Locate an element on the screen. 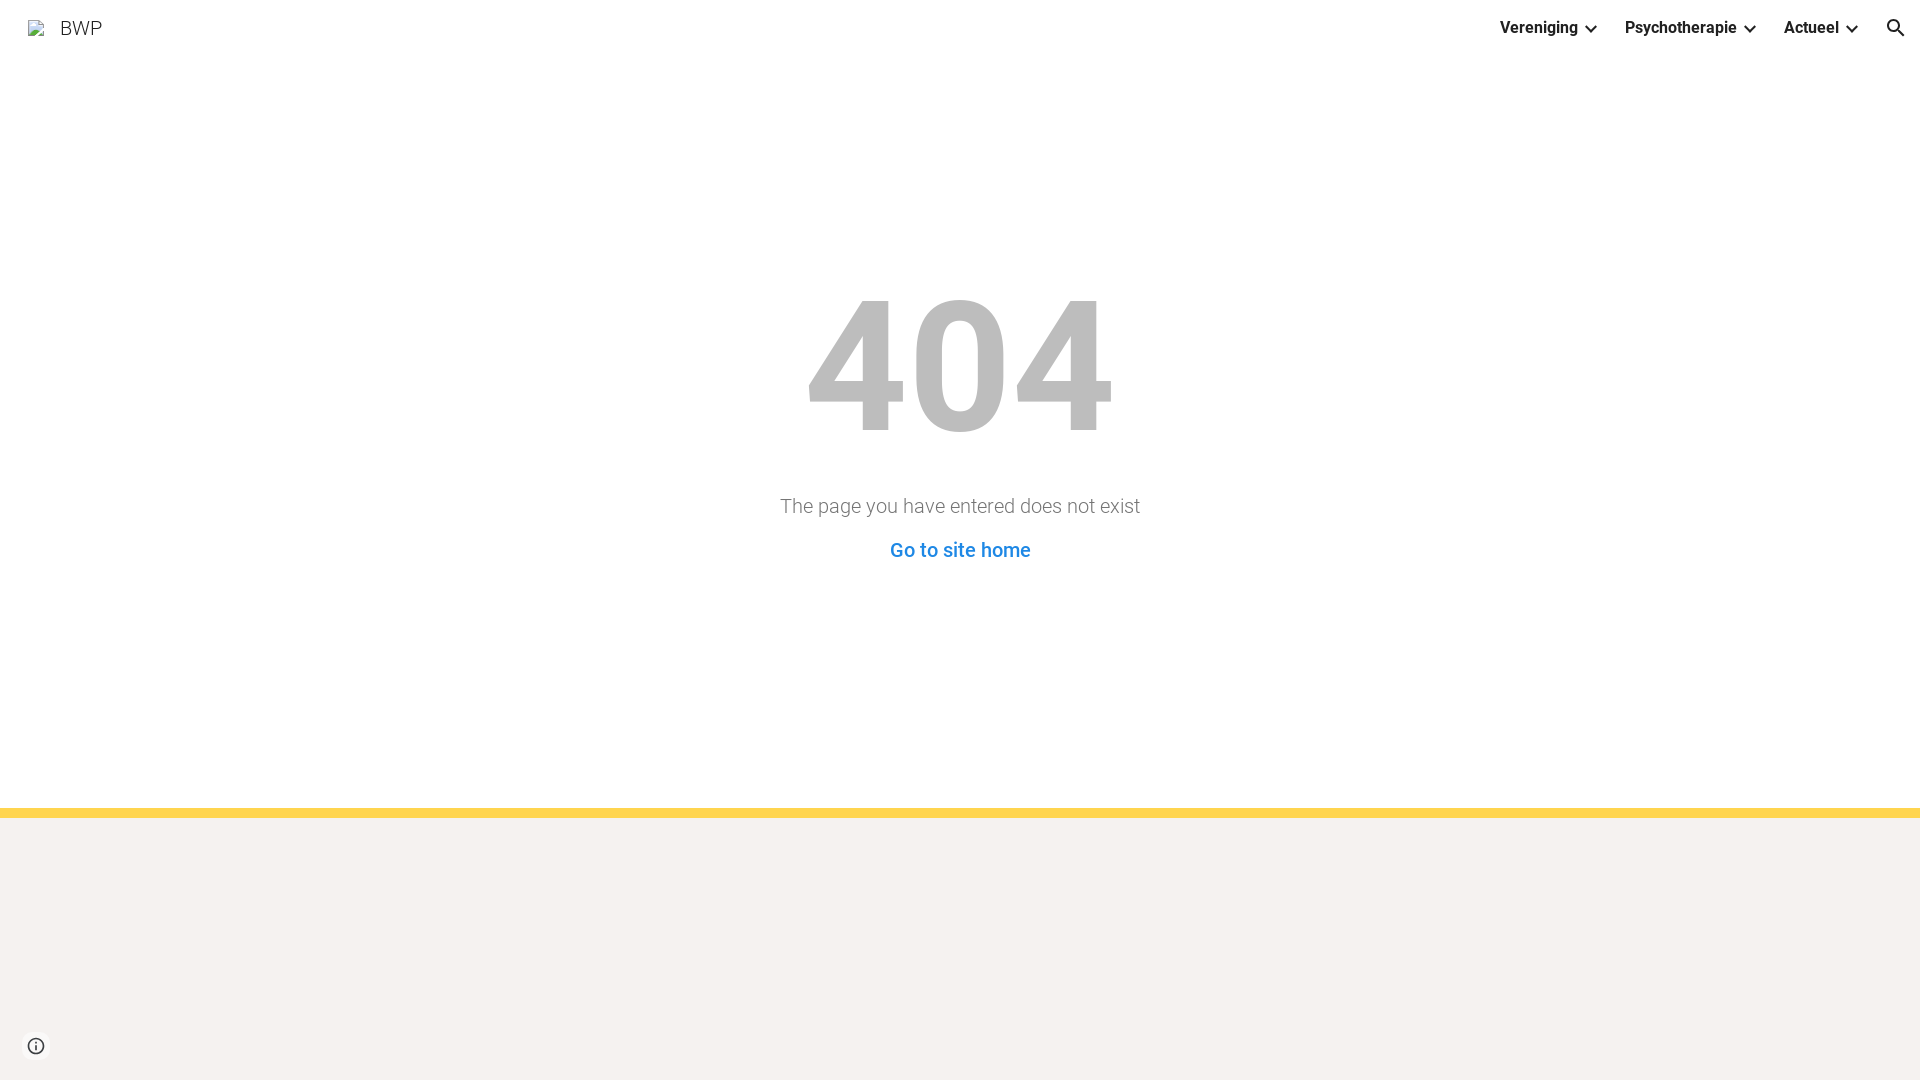 The image size is (1920, 1080). 'Expand/Collapse' is located at coordinates (1850, 27).